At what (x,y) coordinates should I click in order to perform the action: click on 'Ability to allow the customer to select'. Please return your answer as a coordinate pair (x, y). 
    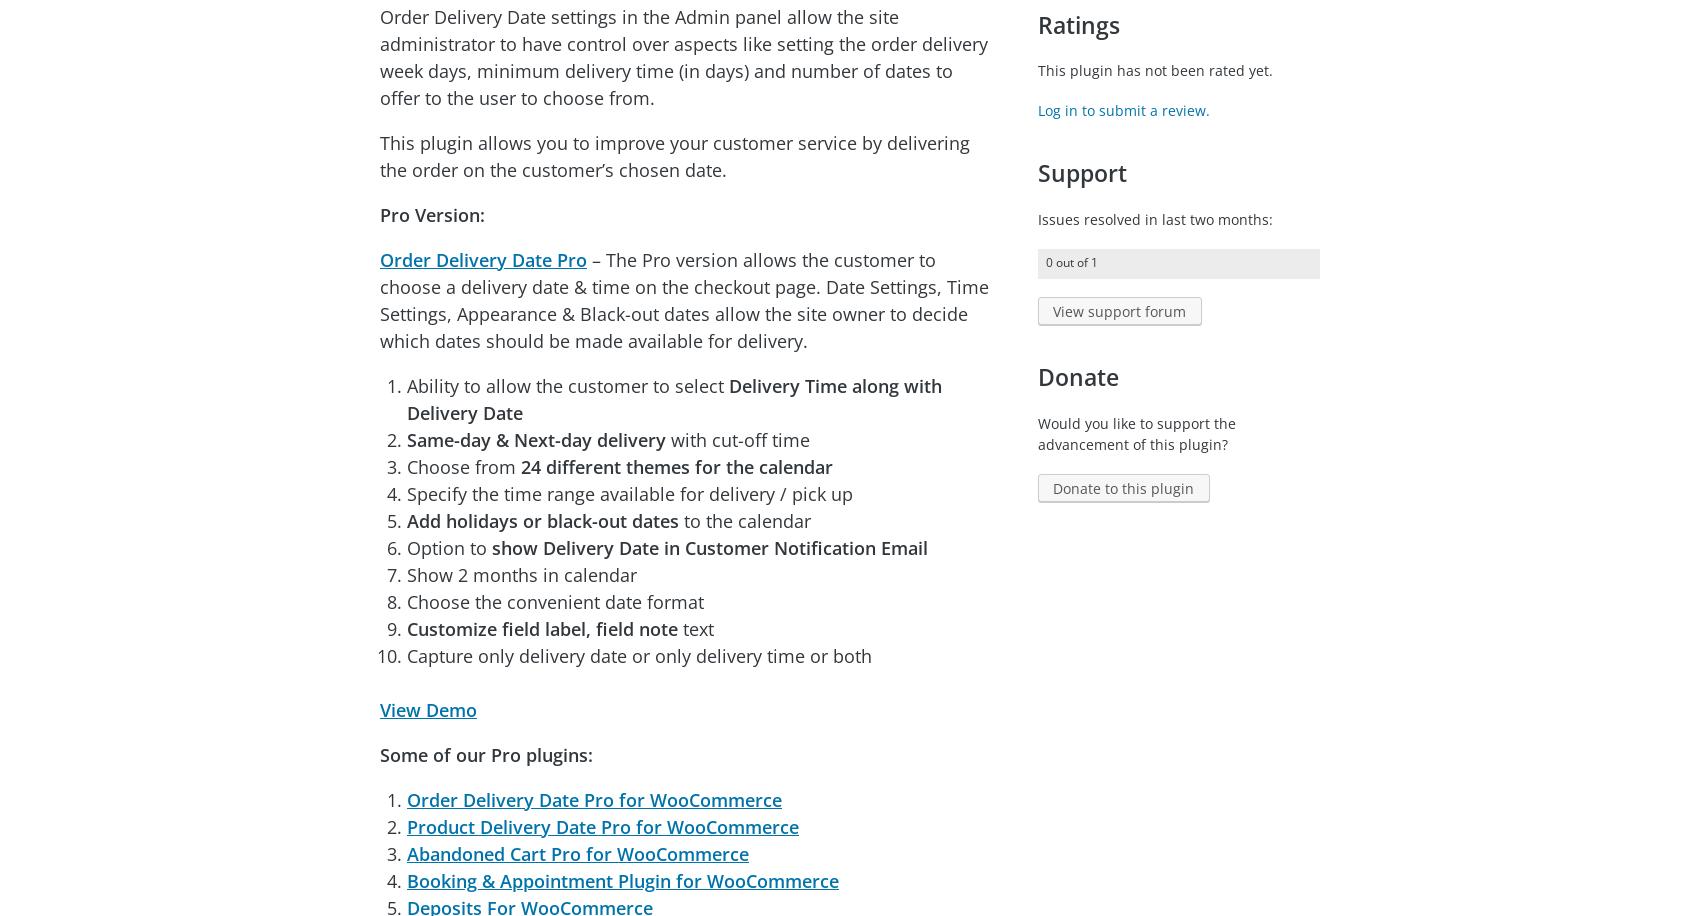
    Looking at the image, I should click on (566, 384).